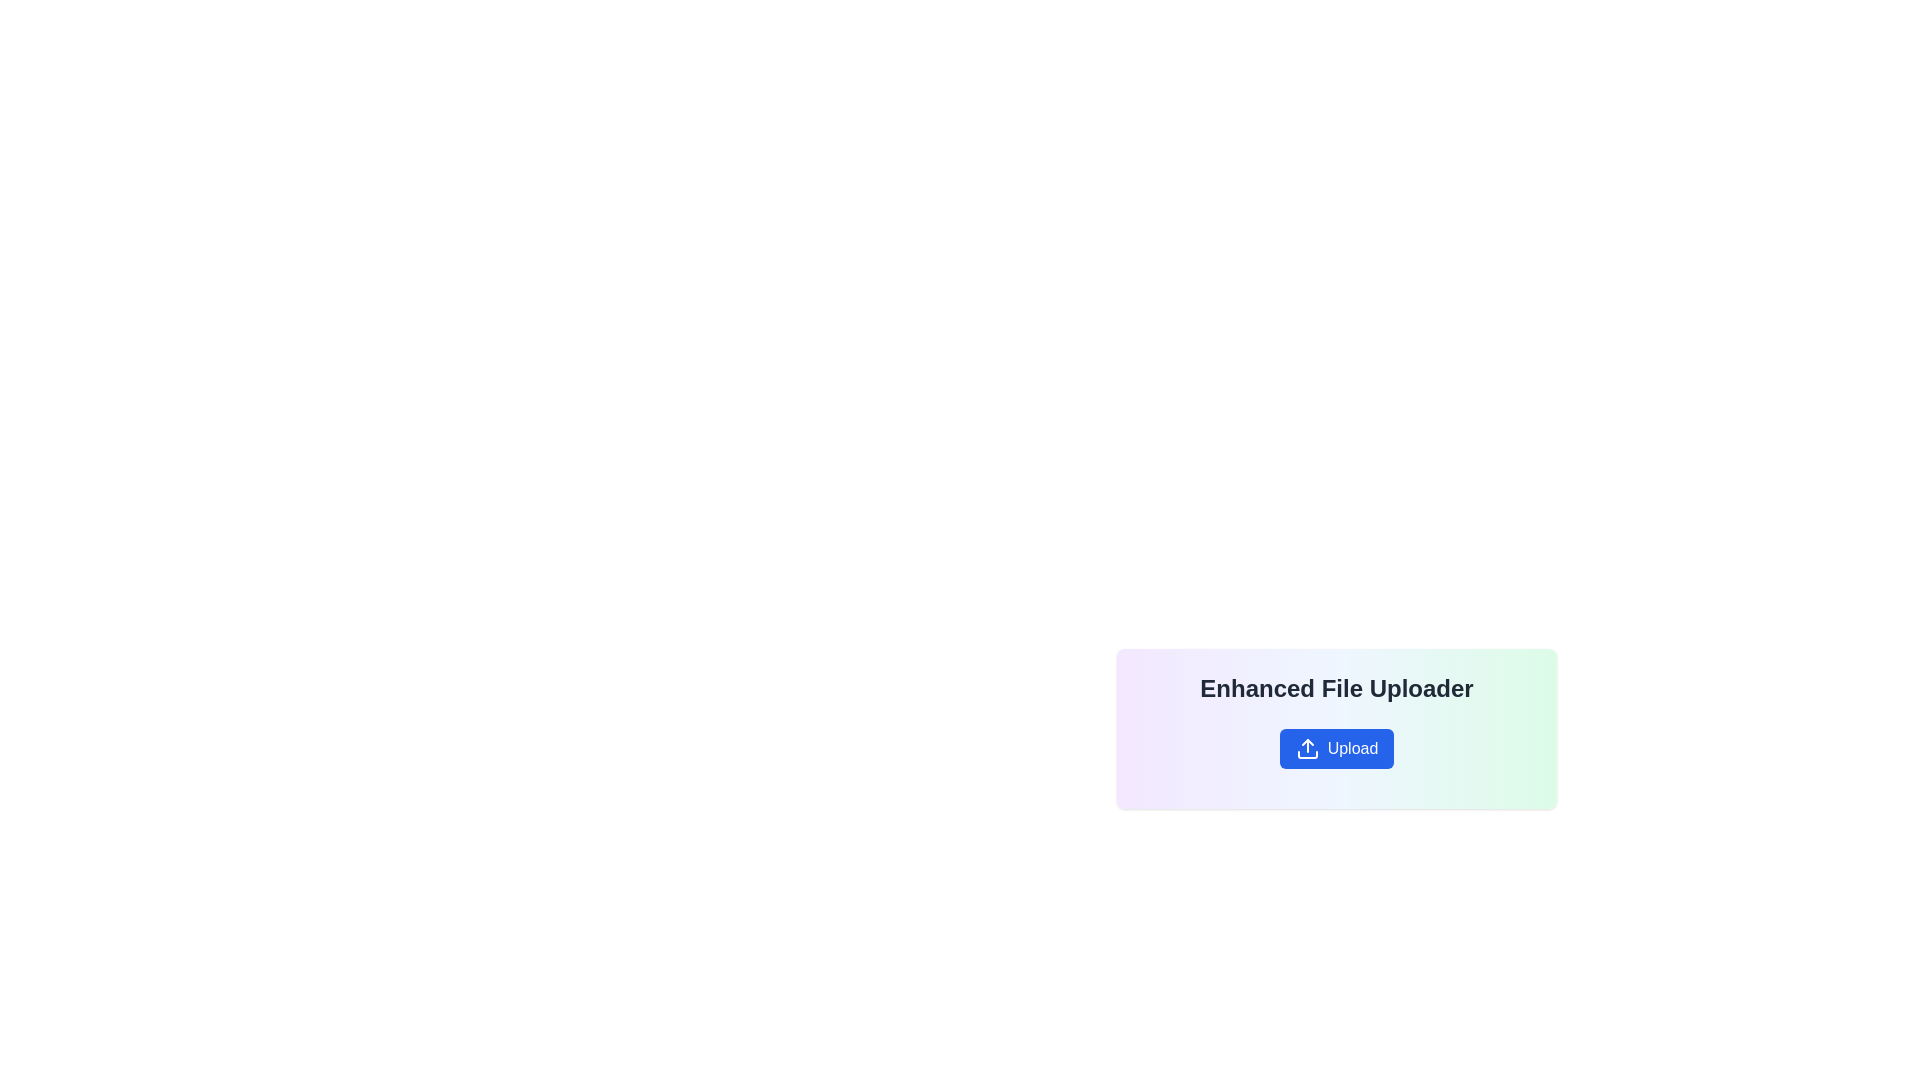 This screenshot has width=1920, height=1080. What do you see at coordinates (1337, 688) in the screenshot?
I see `the text label that displays 'Enhanced File Uploader', which is styled in bold and larger font, and is centrally positioned at the top of a rounded rectangular panel with a gradient background` at bounding box center [1337, 688].